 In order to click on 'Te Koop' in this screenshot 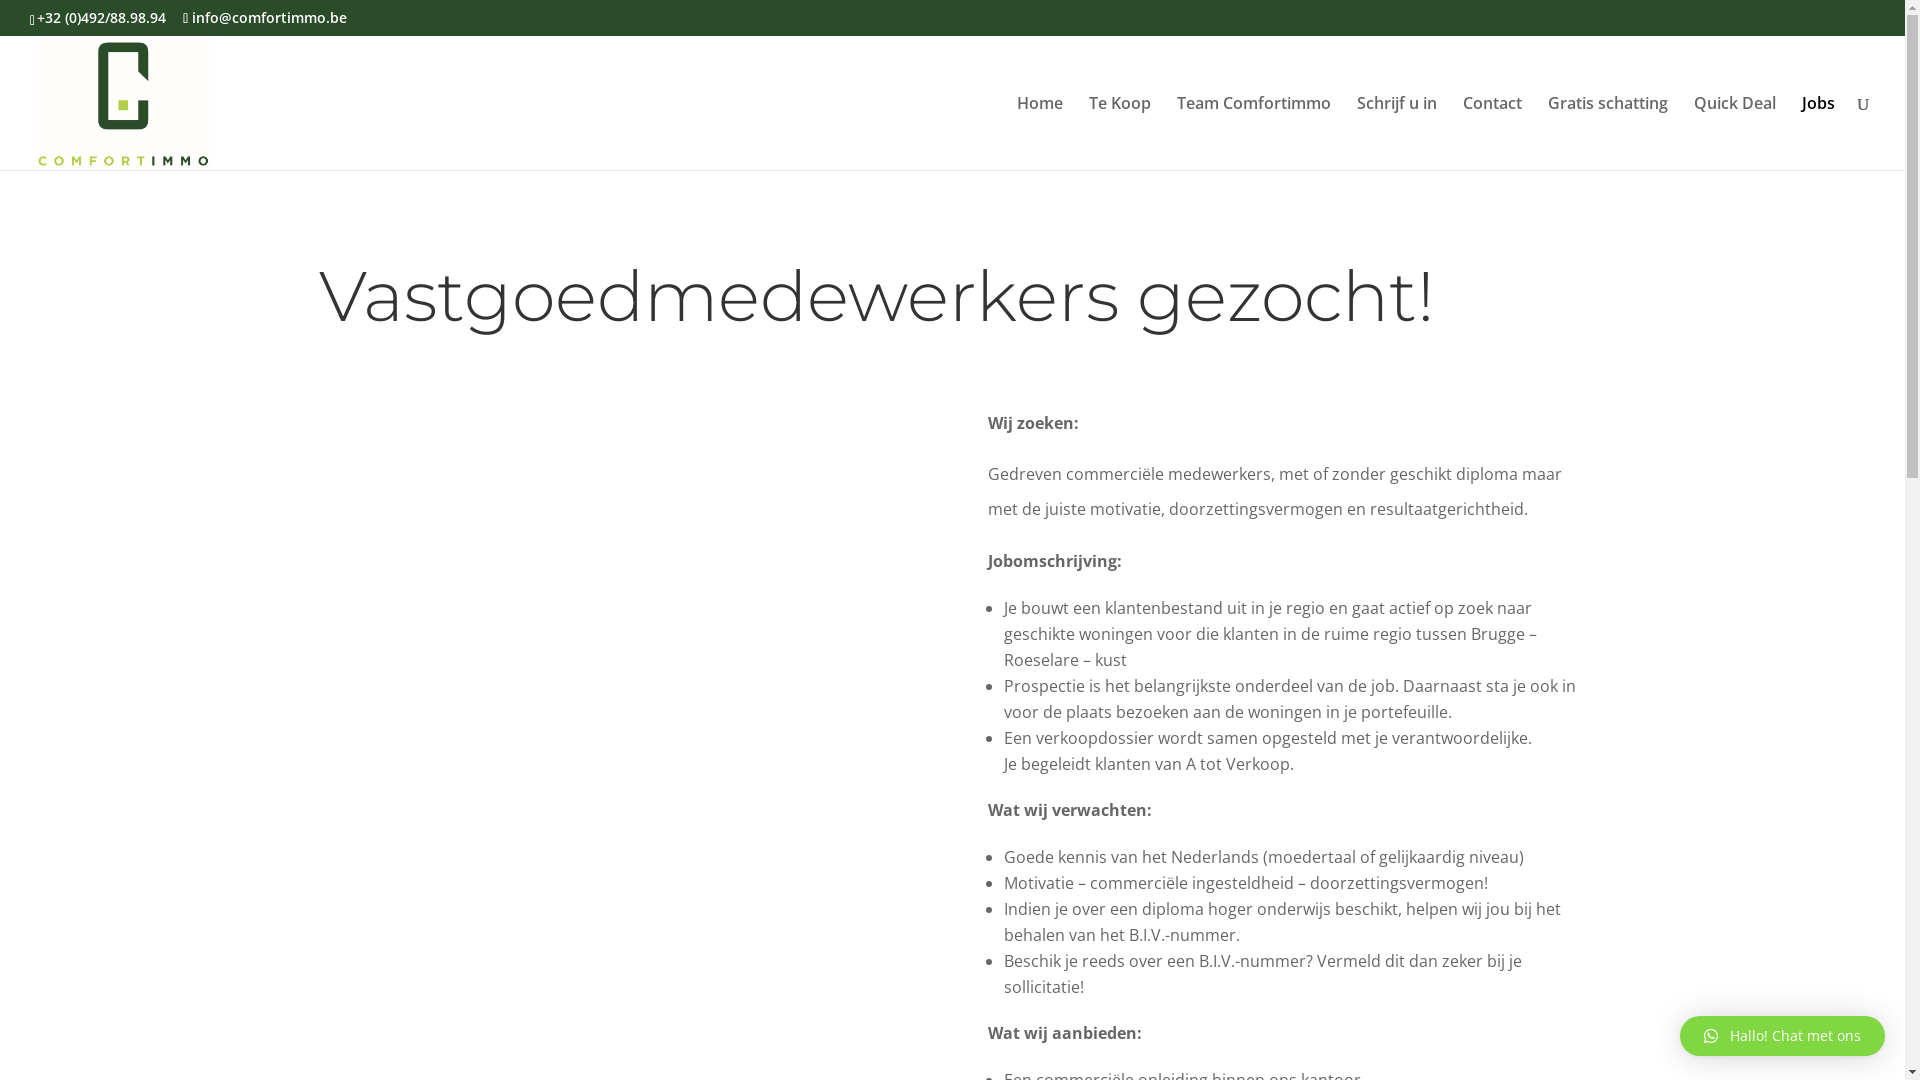, I will do `click(1118, 132)`.